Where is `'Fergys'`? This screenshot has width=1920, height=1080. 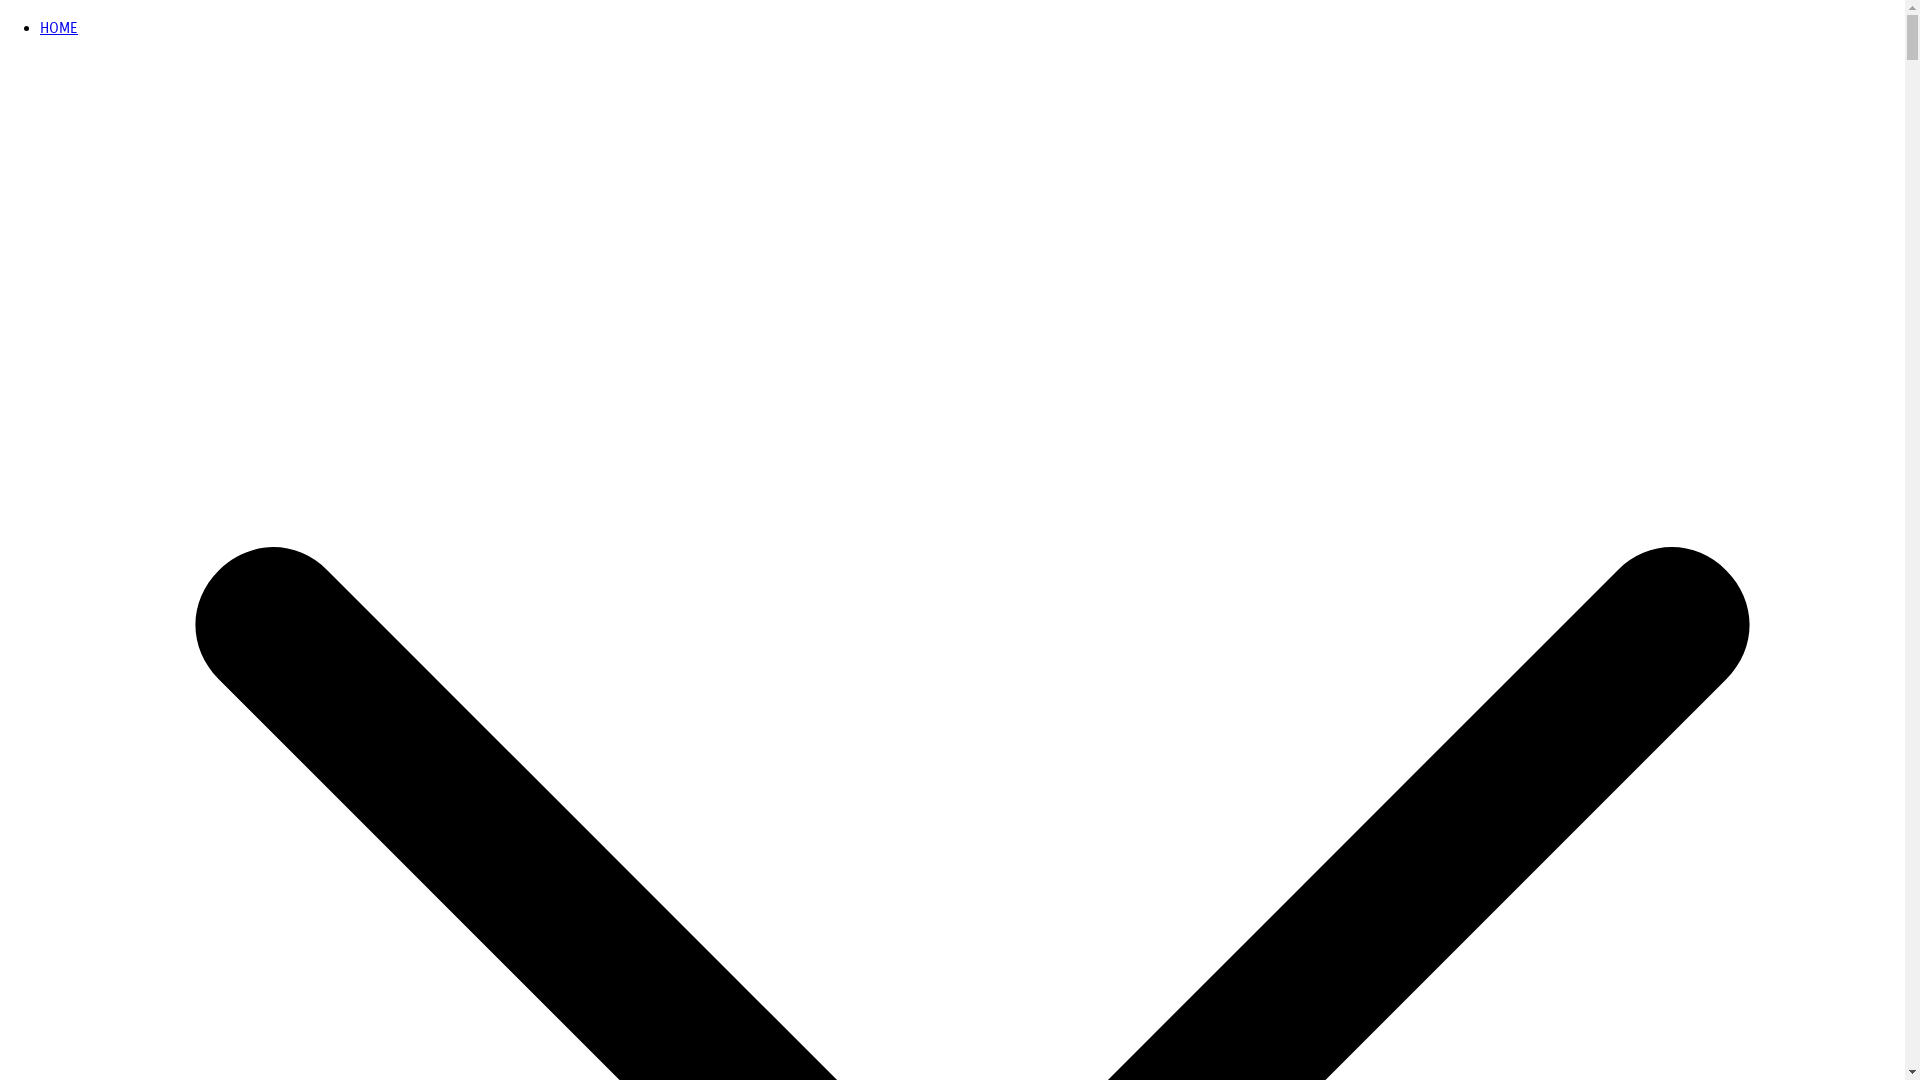 'Fergys' is located at coordinates (20, 42).